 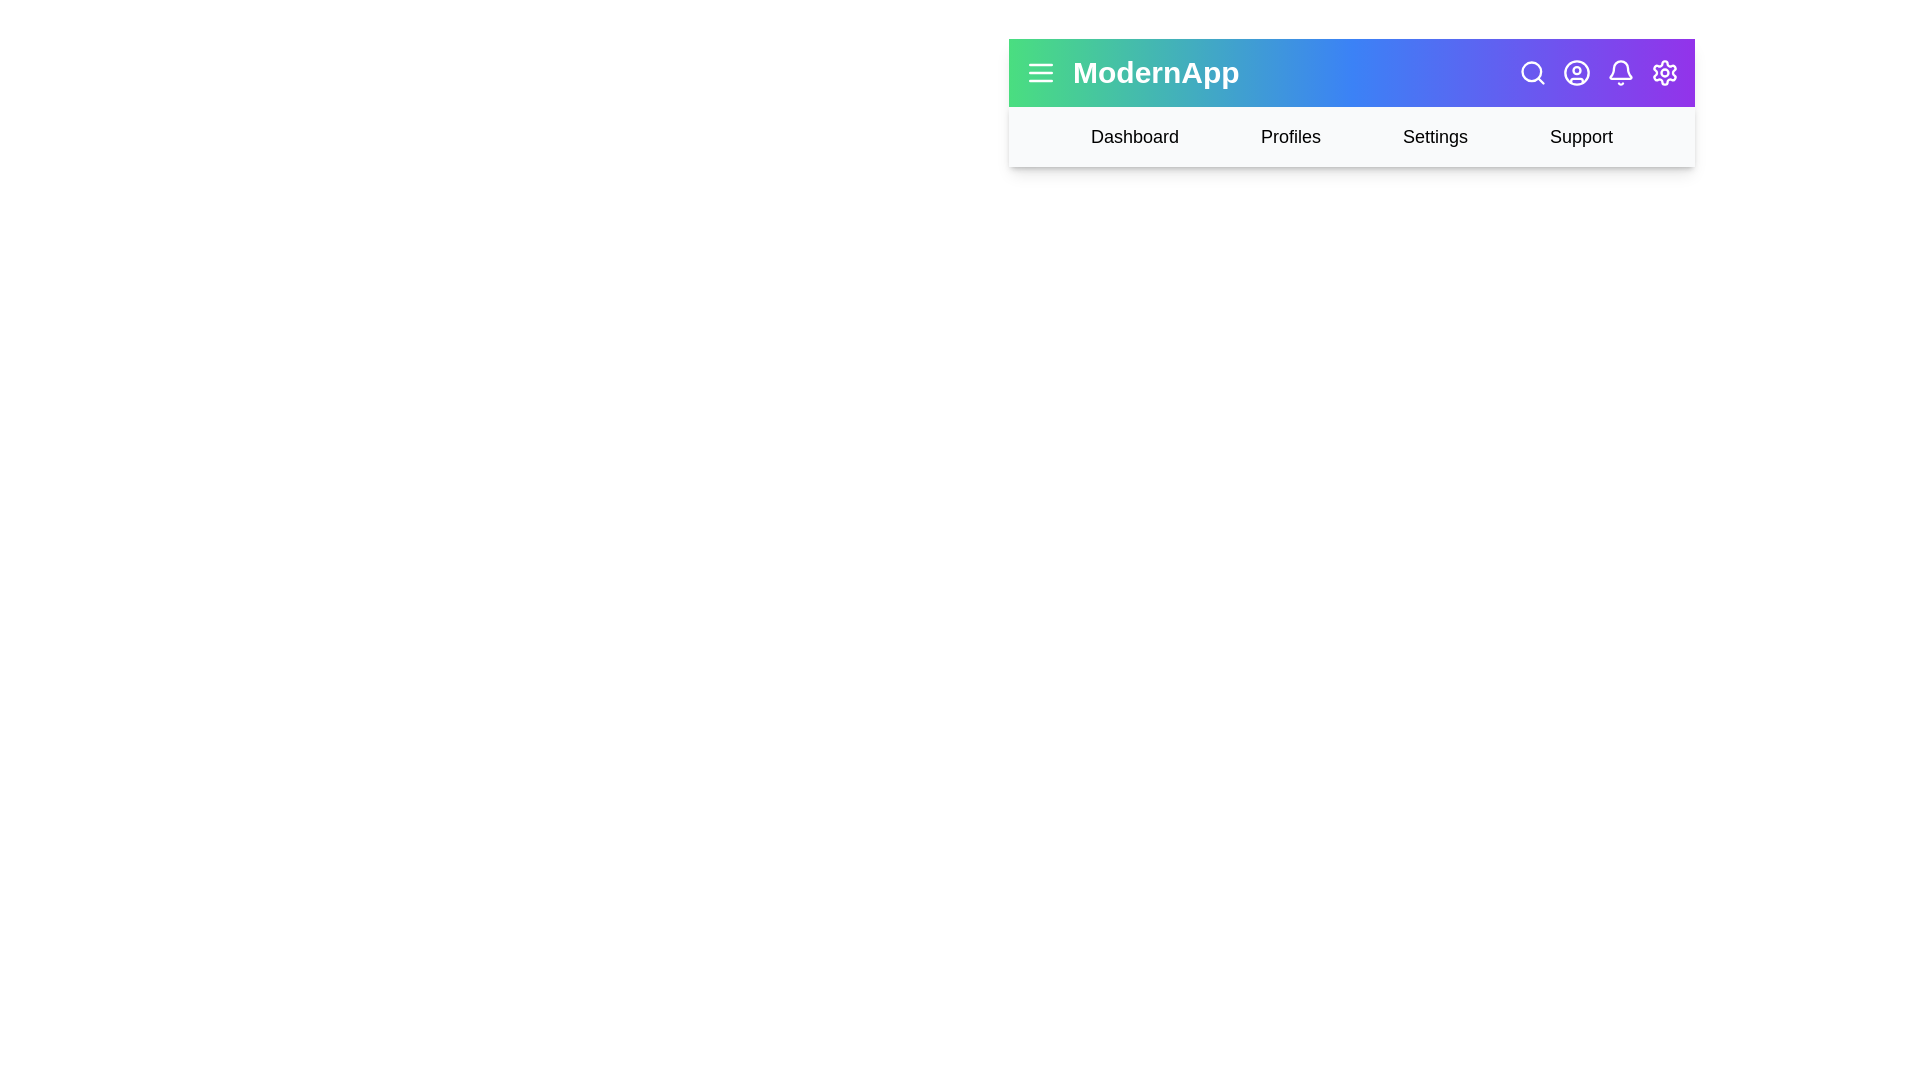 What do you see at coordinates (1665, 72) in the screenshot?
I see `the settings gear icon to open the settings menu` at bounding box center [1665, 72].